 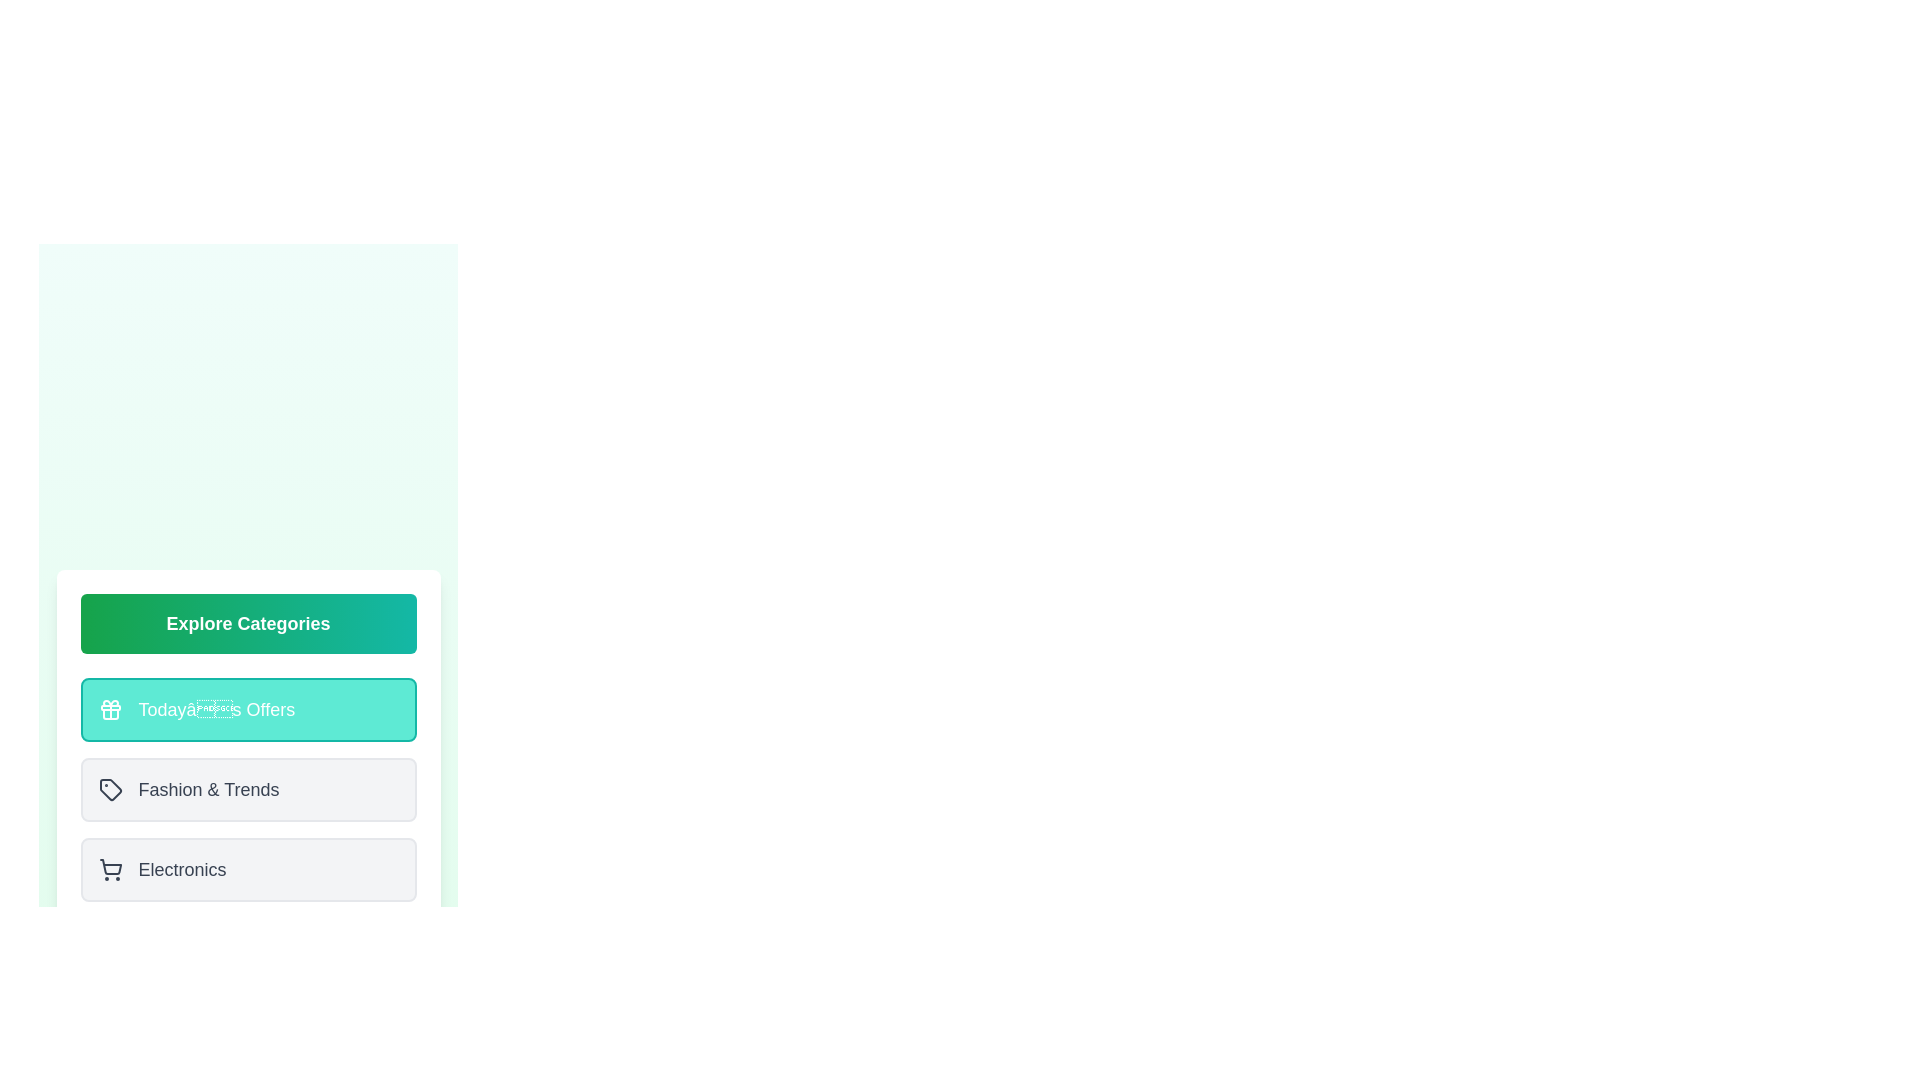 I want to click on the footer text displaying the selected category, so click(x=247, y=948).